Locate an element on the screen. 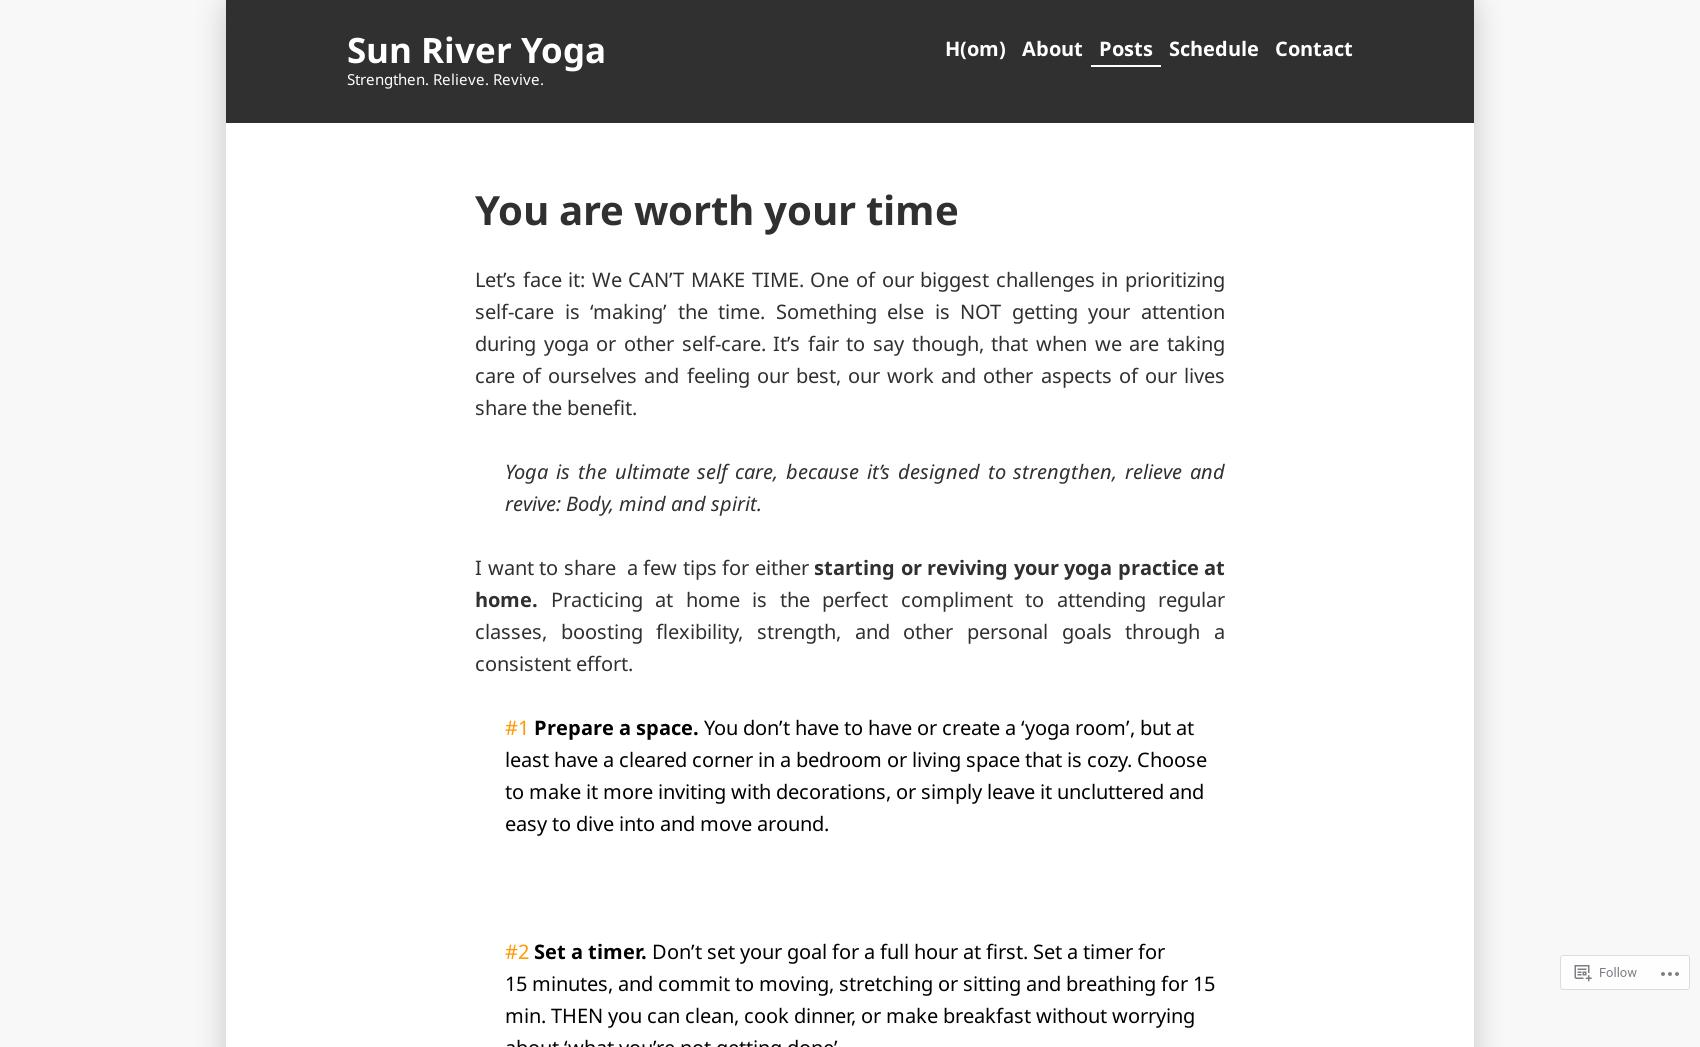 Image resolution: width=1700 pixels, height=1047 pixels. 'H(om)' is located at coordinates (974, 47).